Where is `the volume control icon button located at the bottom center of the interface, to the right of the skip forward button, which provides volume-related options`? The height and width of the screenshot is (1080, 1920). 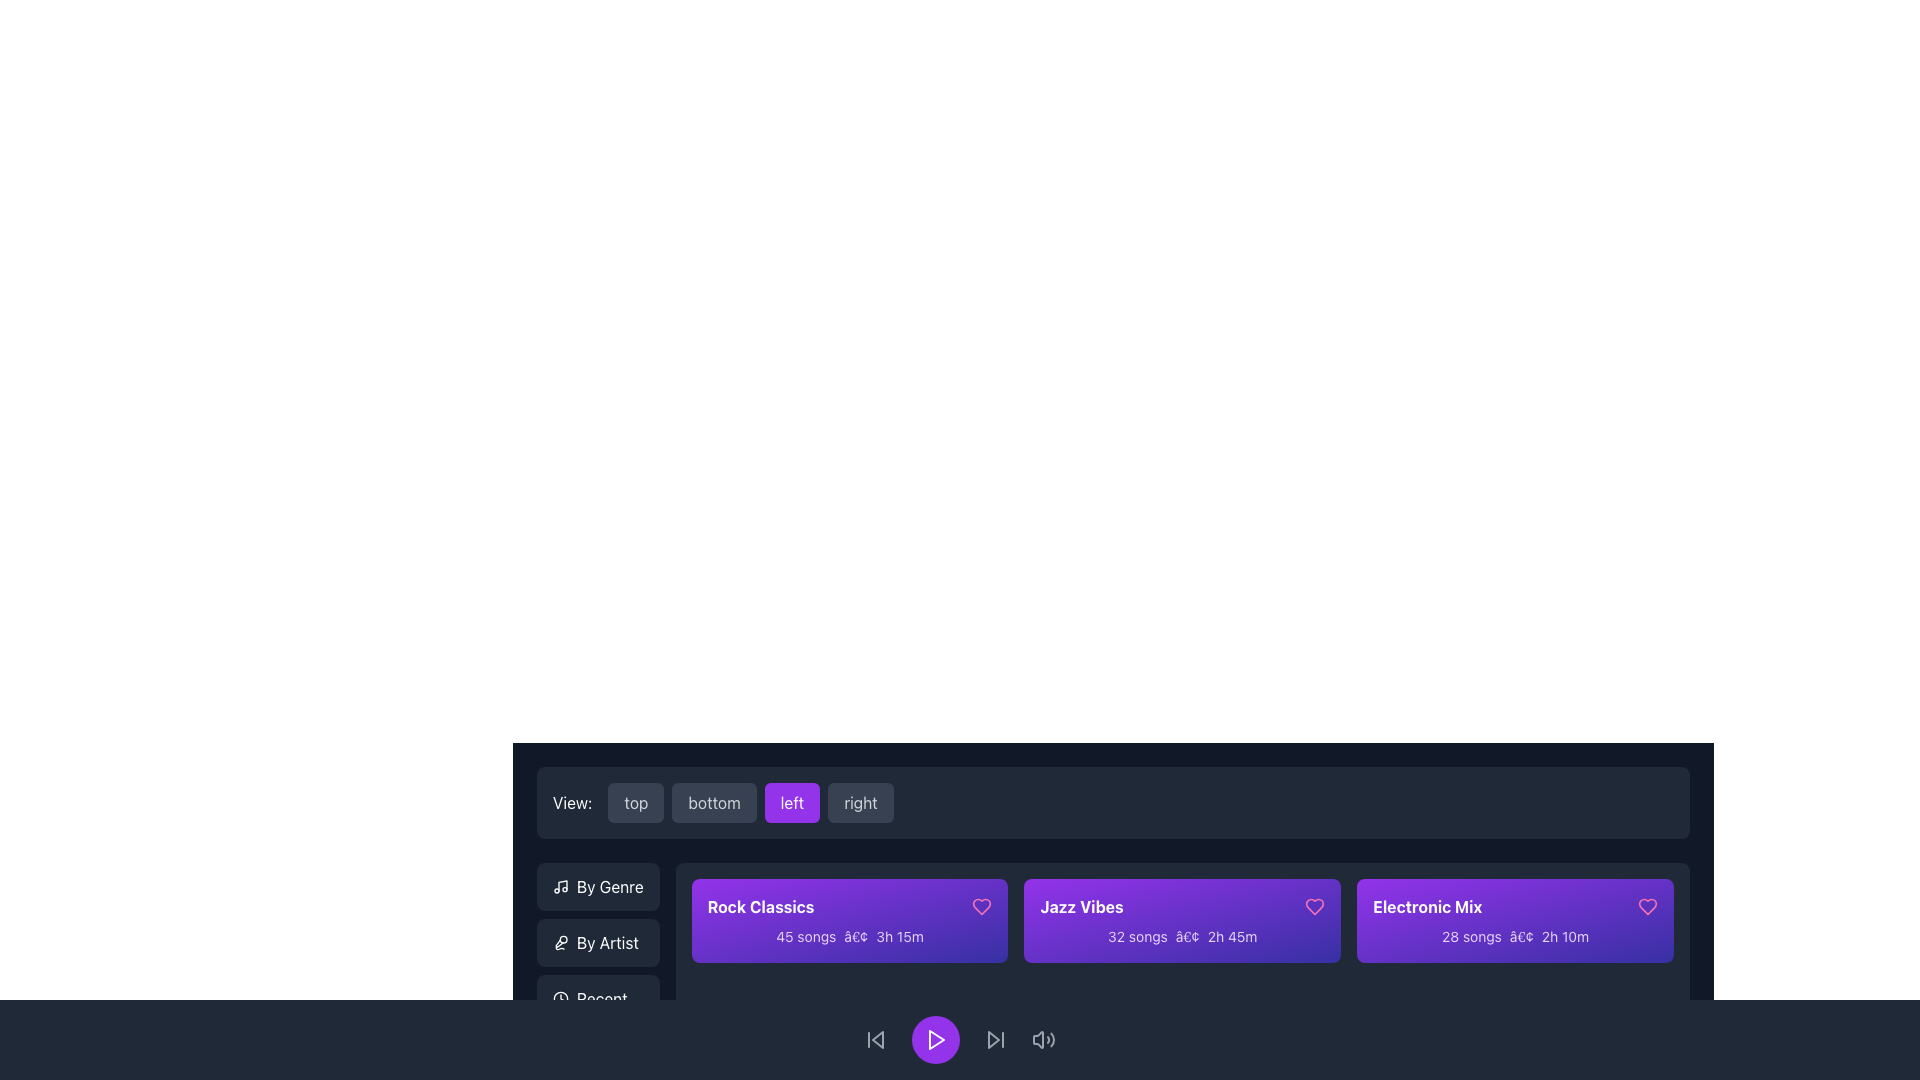
the volume control icon button located at the bottom center of the interface, to the right of the skip forward button, which provides volume-related options is located at coordinates (1042, 1039).